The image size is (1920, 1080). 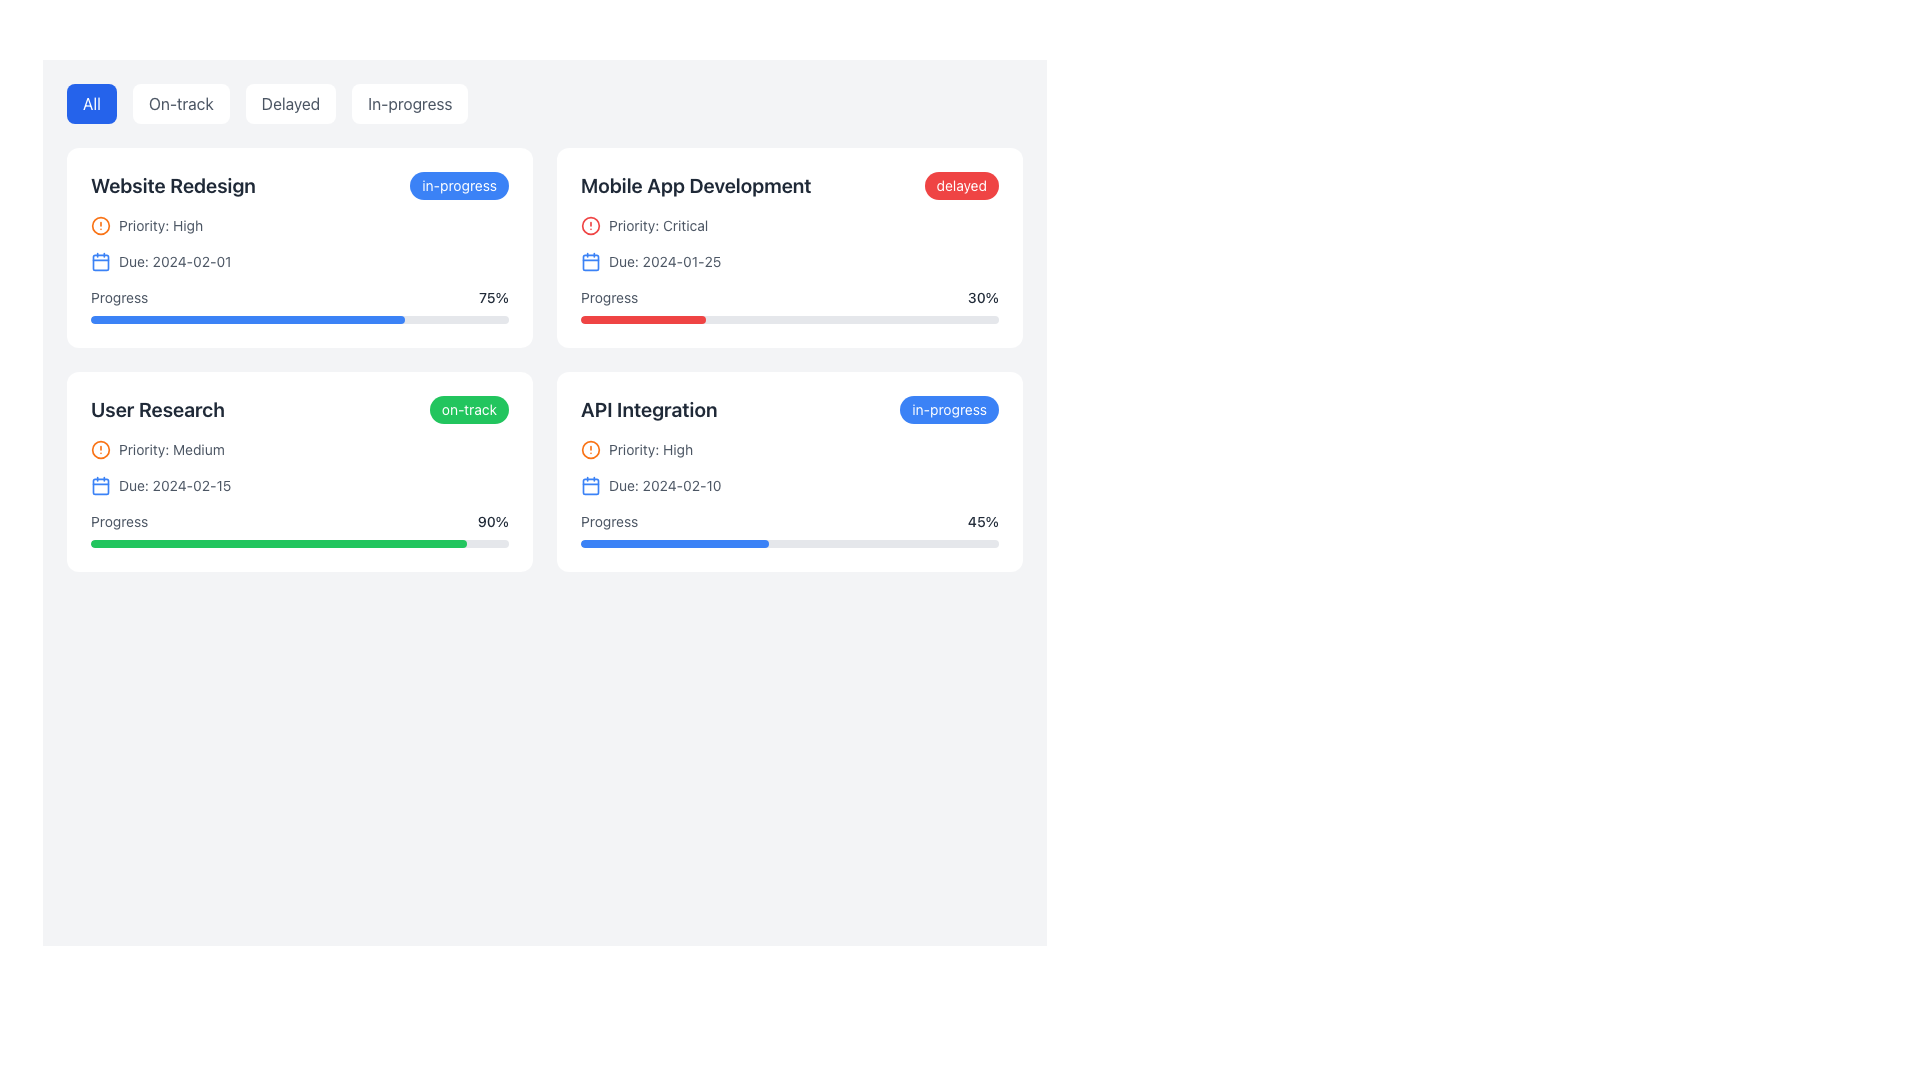 I want to click on informational text component that displays the label 'Progress' and the percentage '30%' located above the red progress bar in the 'Mobile App Development' card, so click(x=789, y=297).